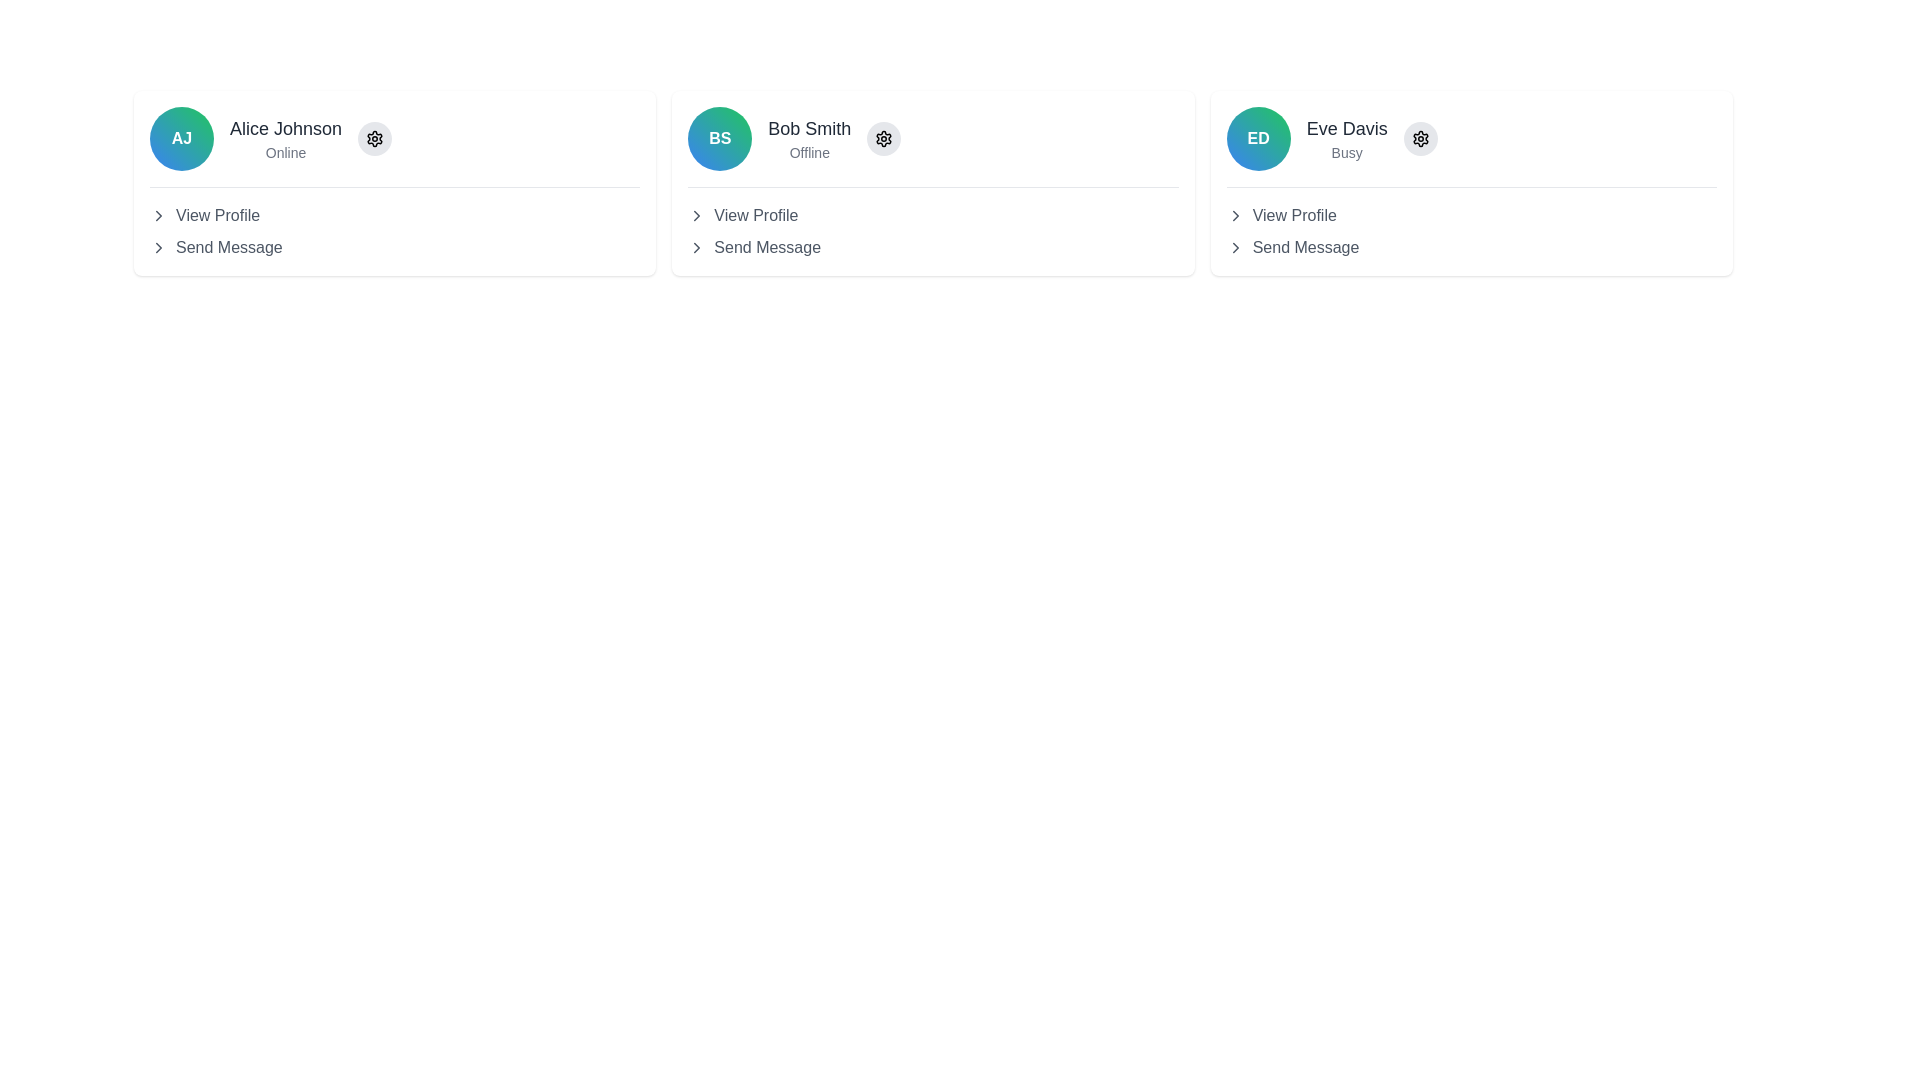 The height and width of the screenshot is (1080, 1920). I want to click on the chevron icon next to the 'Send Message' text in the user card of 'Eve Davis', so click(1234, 246).